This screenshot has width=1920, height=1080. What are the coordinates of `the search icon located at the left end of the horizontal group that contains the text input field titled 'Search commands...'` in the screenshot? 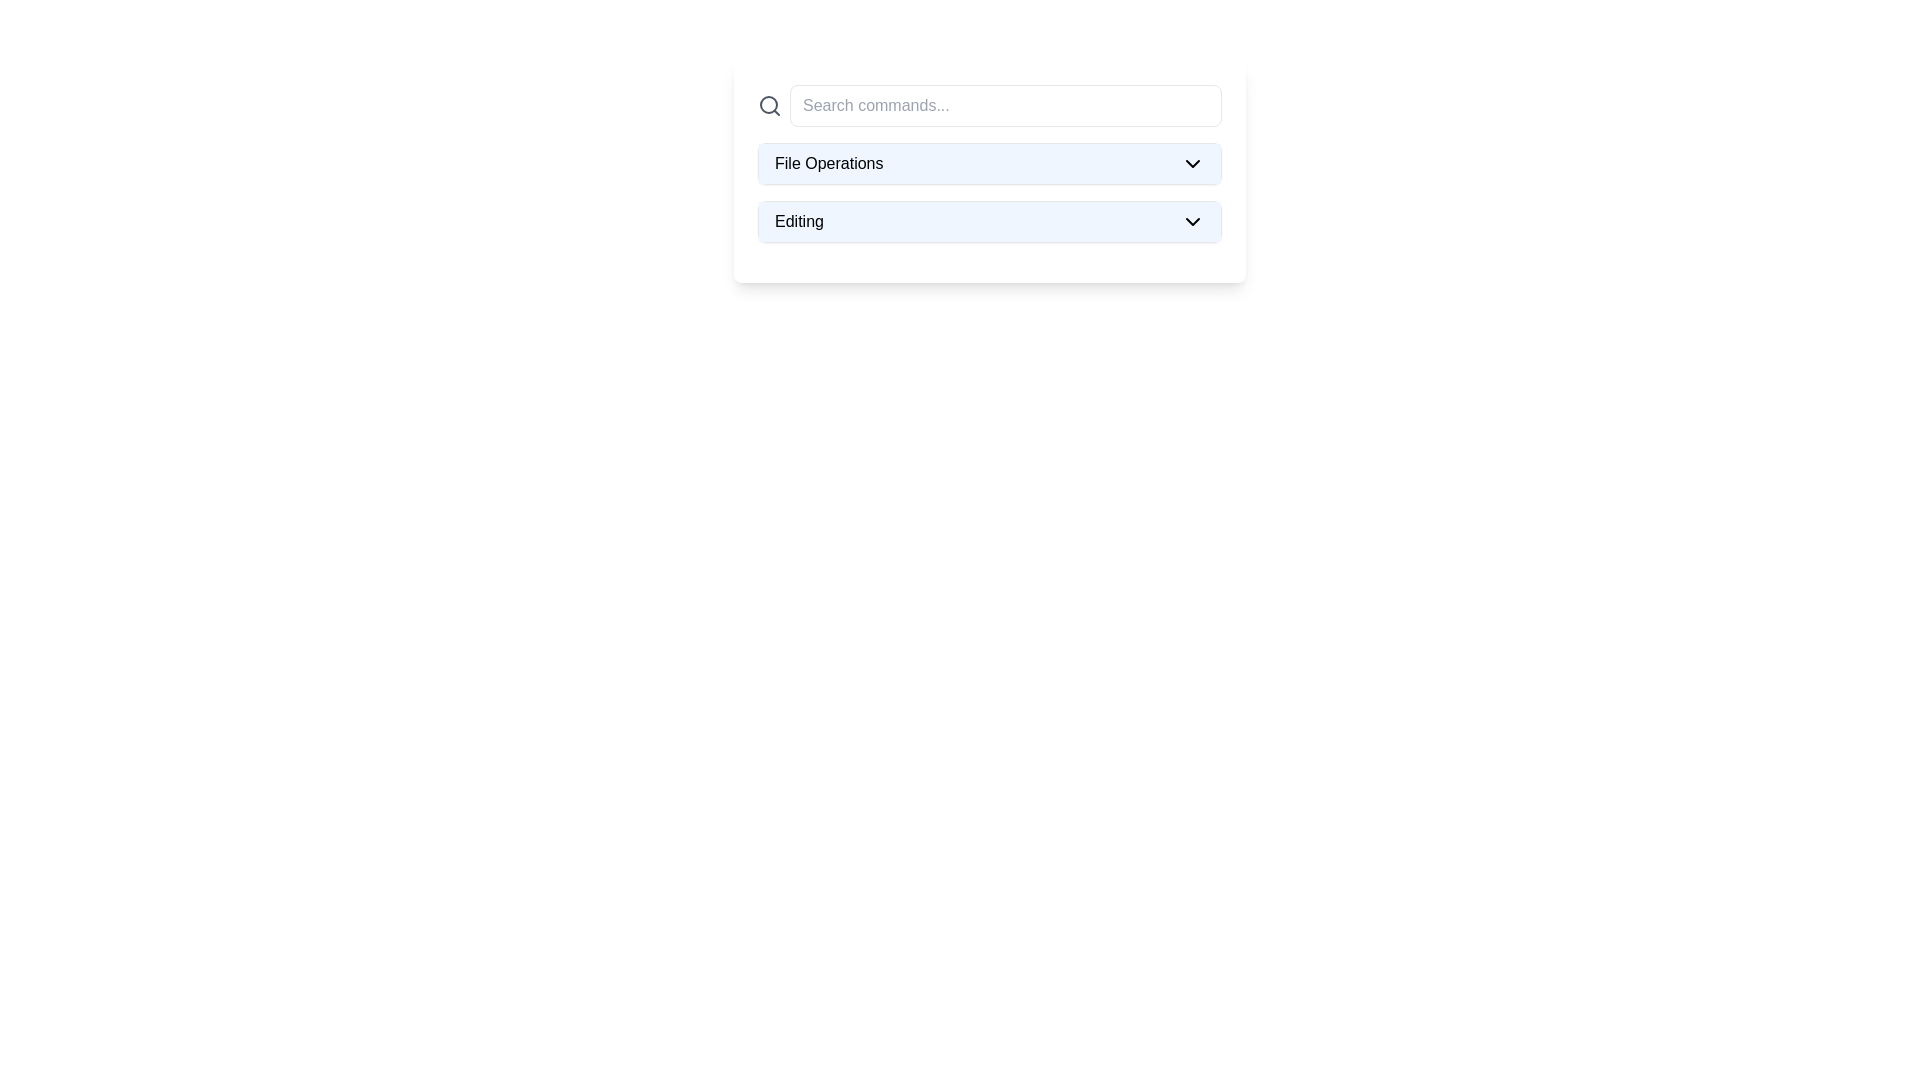 It's located at (768, 105).